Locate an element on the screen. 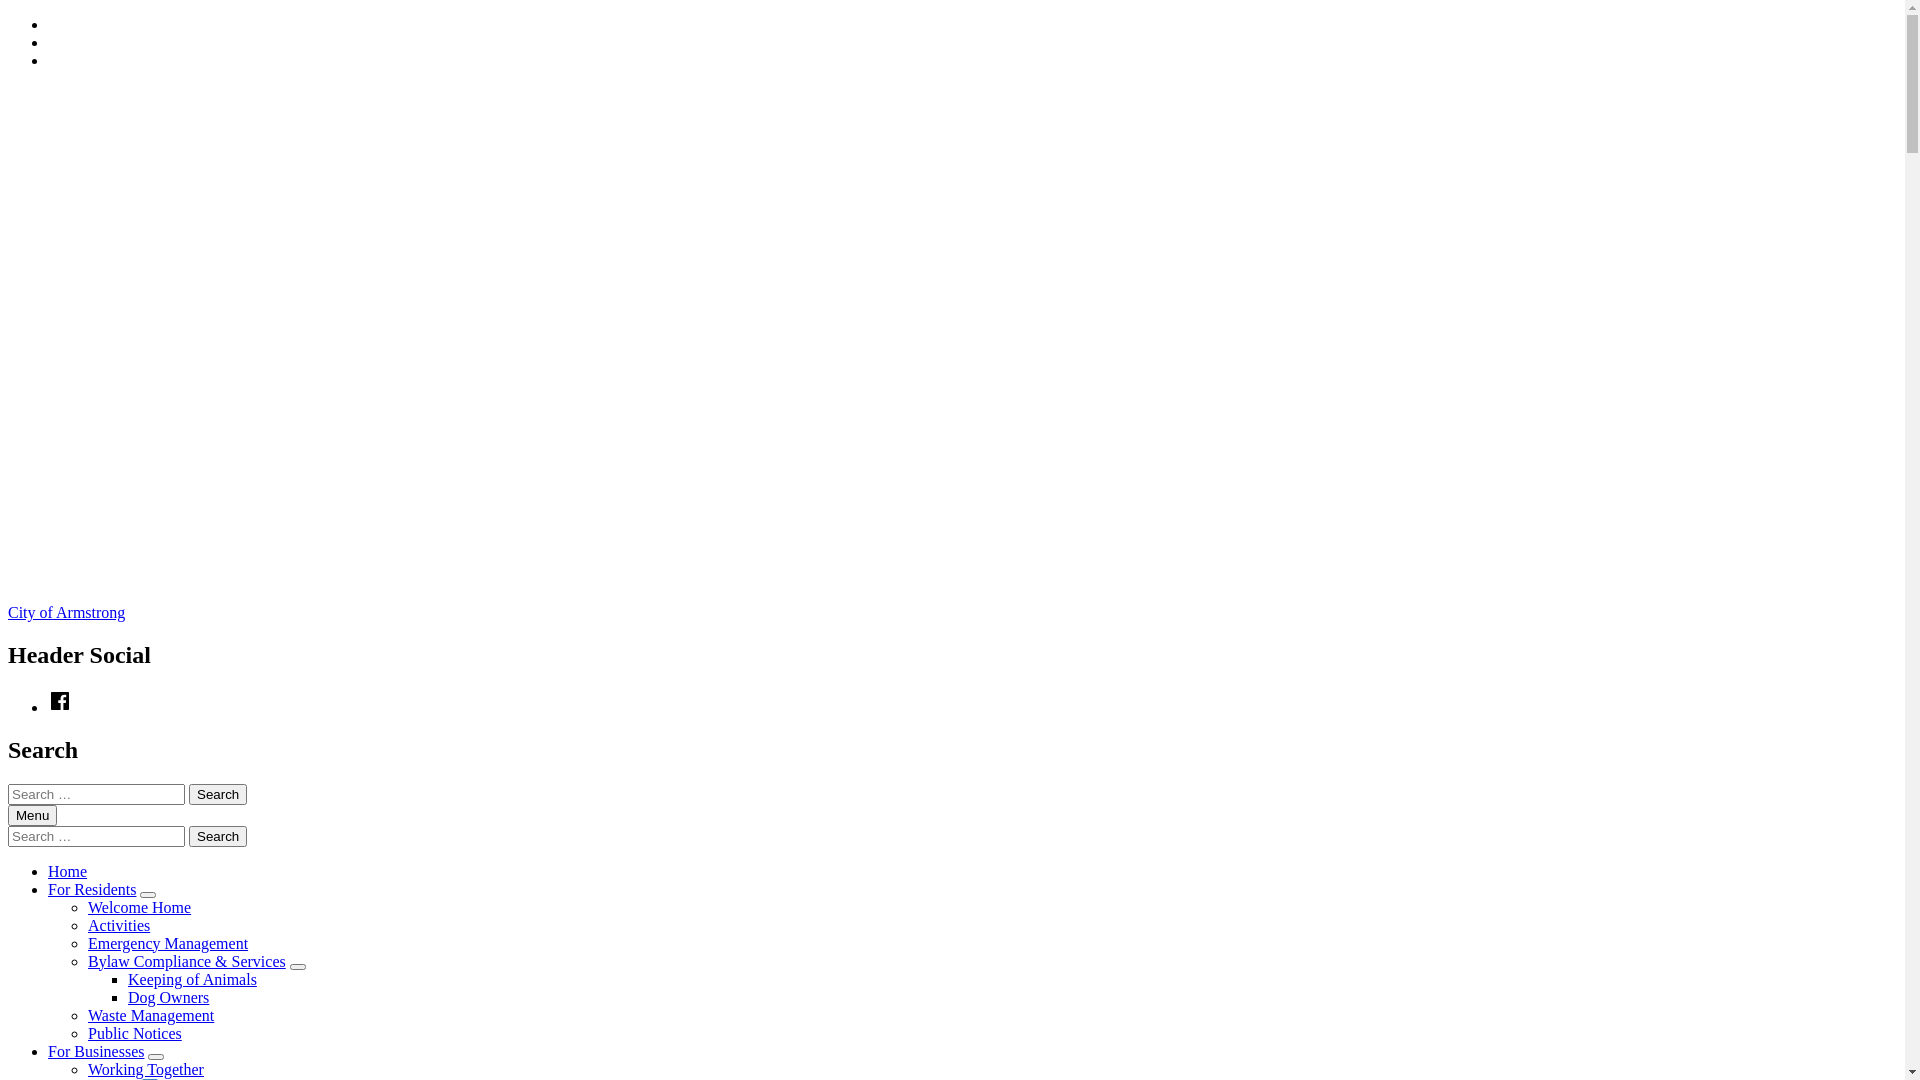 The height and width of the screenshot is (1080, 1920). 'Skip to main navigation' is located at coordinates (47, 15).